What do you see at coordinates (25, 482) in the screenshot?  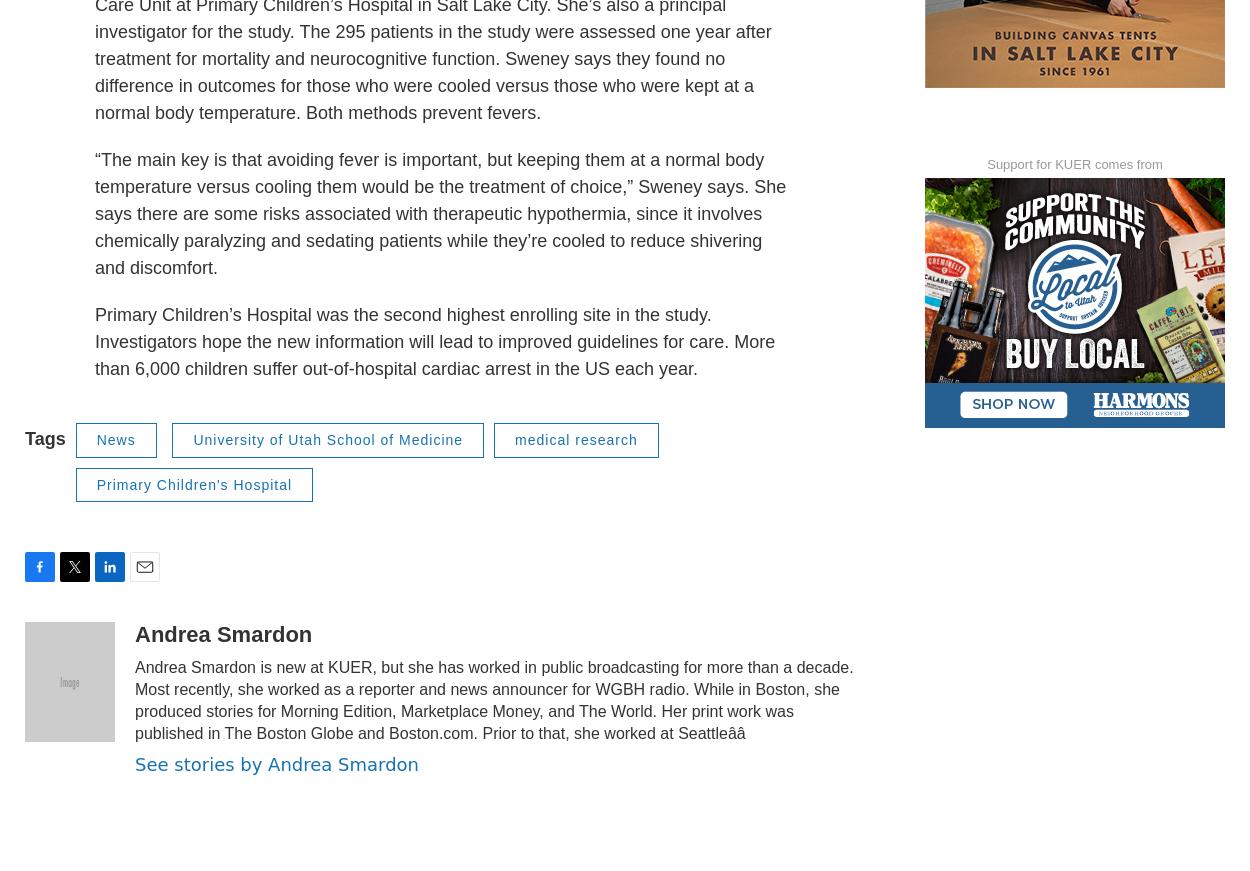 I see `'Tags'` at bounding box center [25, 482].